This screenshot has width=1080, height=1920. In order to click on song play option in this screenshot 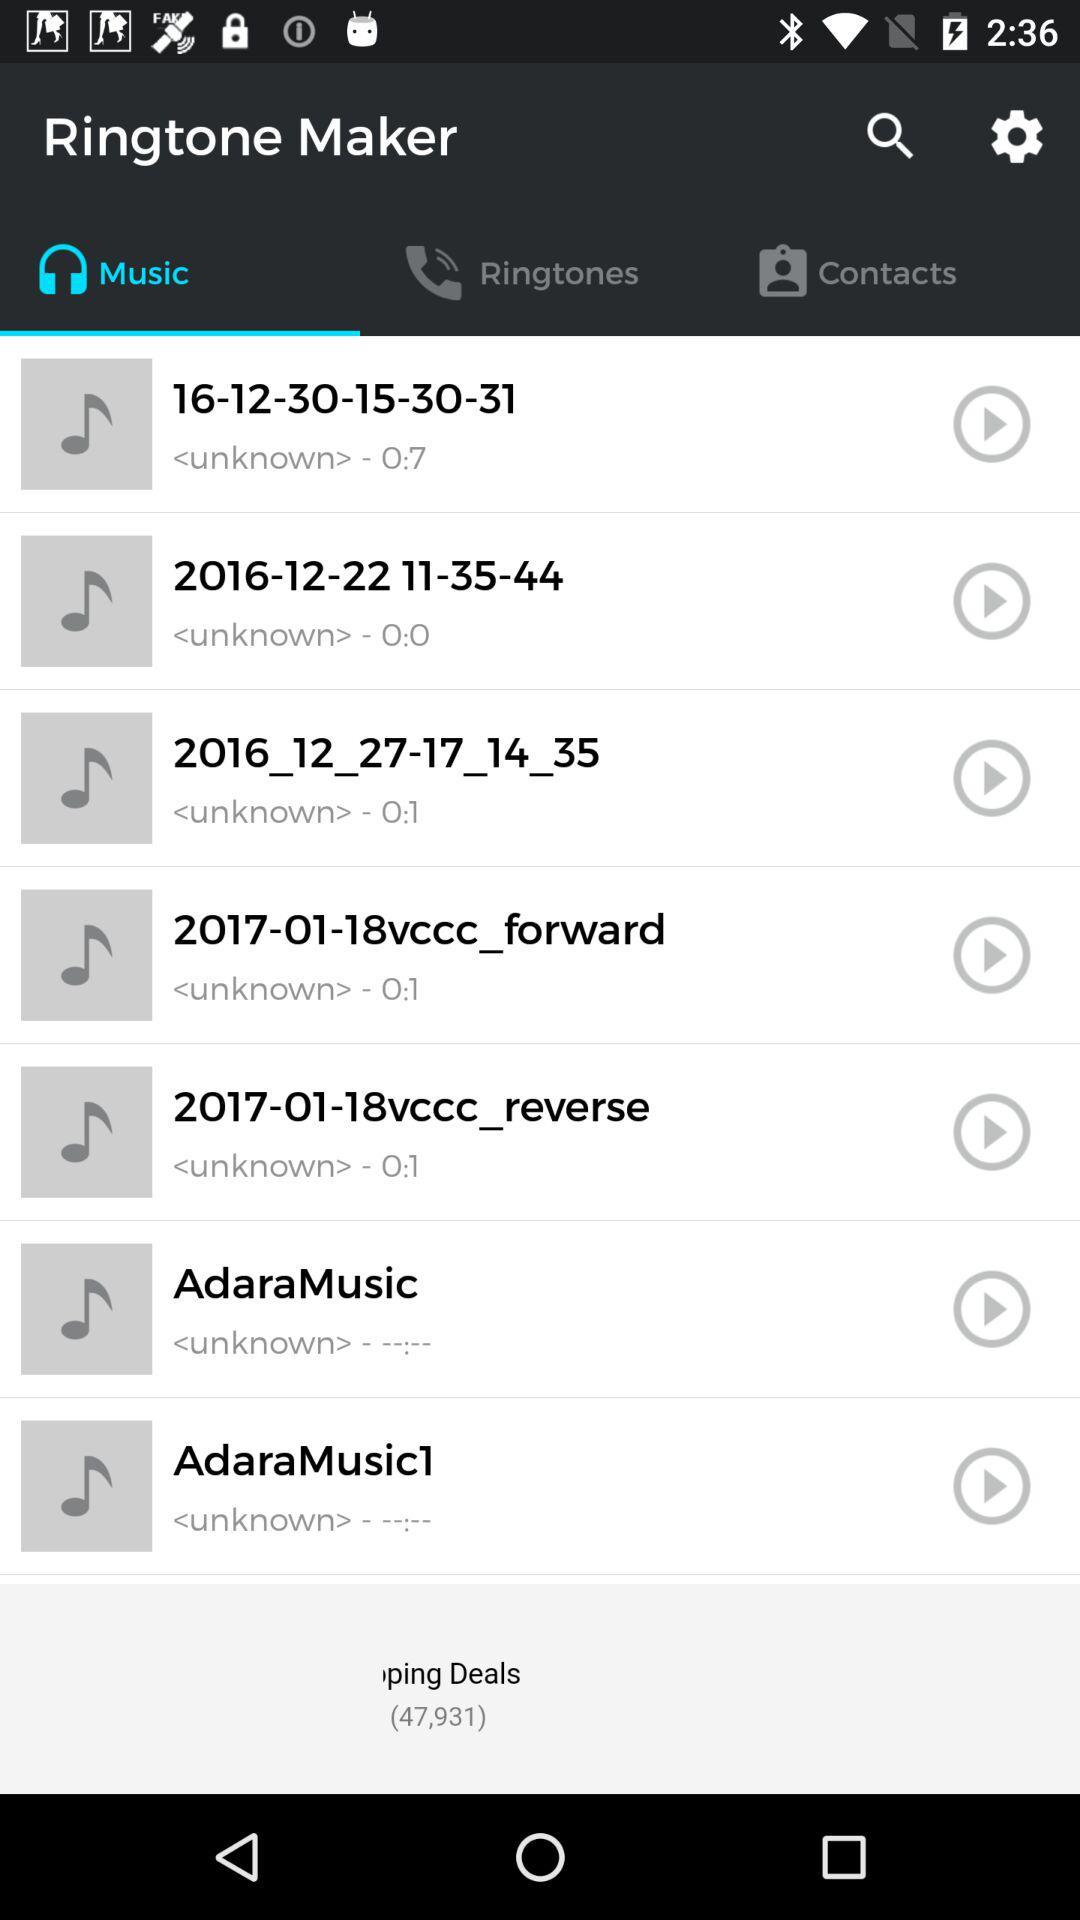, I will do `click(991, 954)`.